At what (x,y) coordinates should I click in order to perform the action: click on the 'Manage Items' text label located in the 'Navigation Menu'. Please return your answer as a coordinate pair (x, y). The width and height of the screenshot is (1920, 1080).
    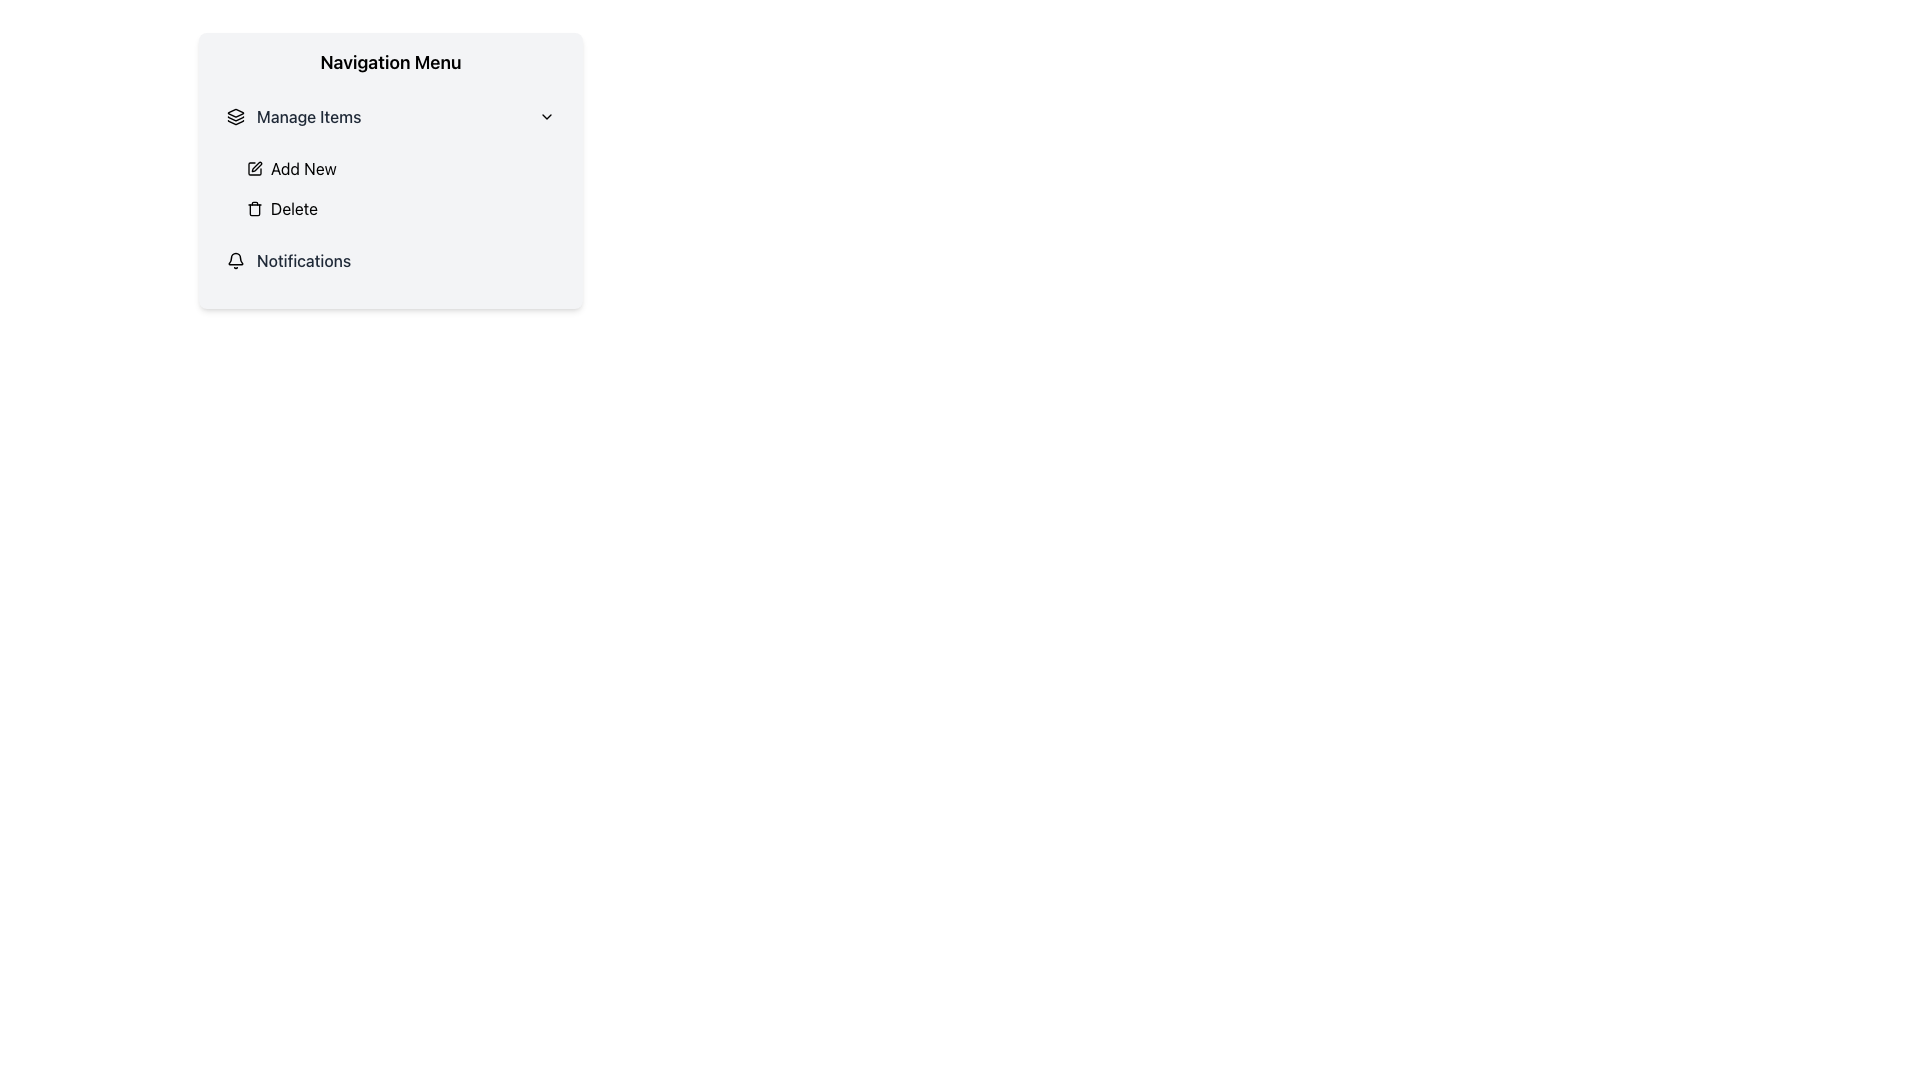
    Looking at the image, I should click on (308, 116).